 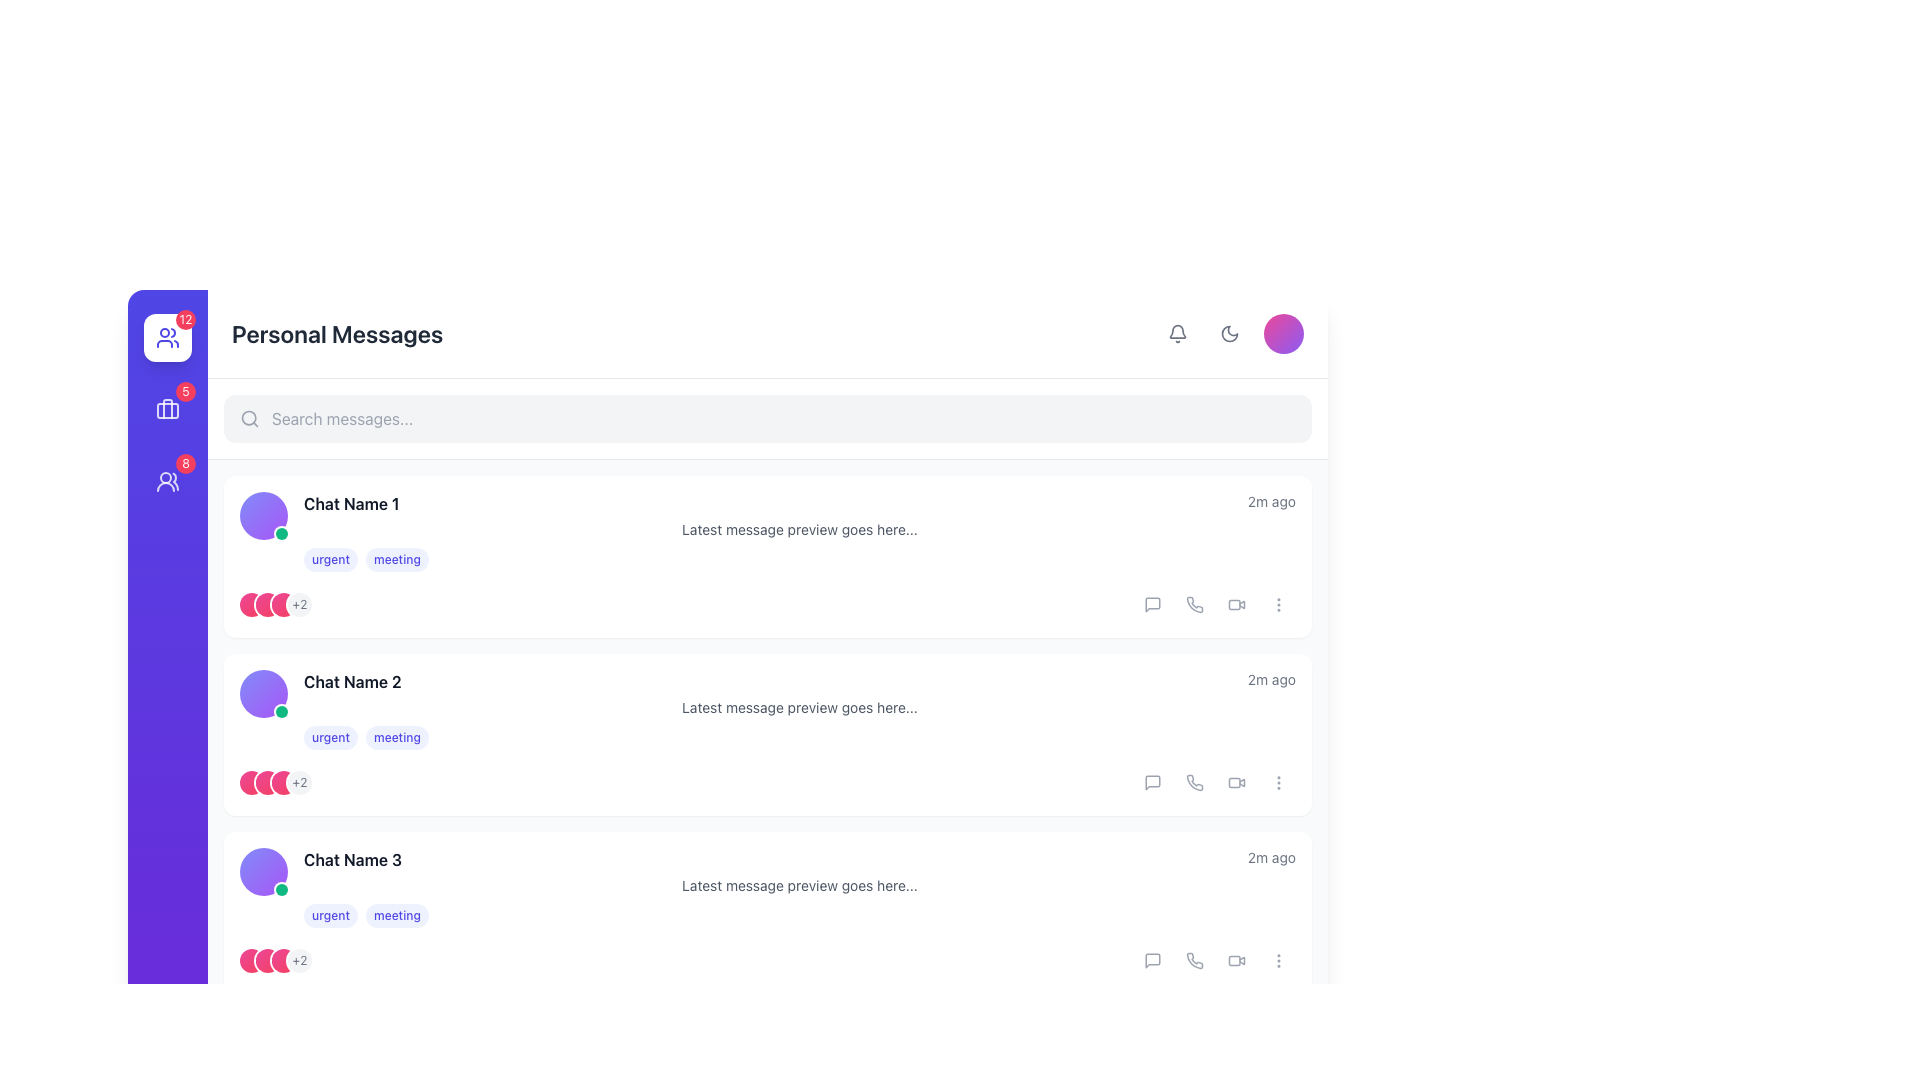 What do you see at coordinates (800, 859) in the screenshot?
I see `the text label displaying the name of a chat or conversation in the third entry of the 'Personal Messages' section` at bounding box center [800, 859].